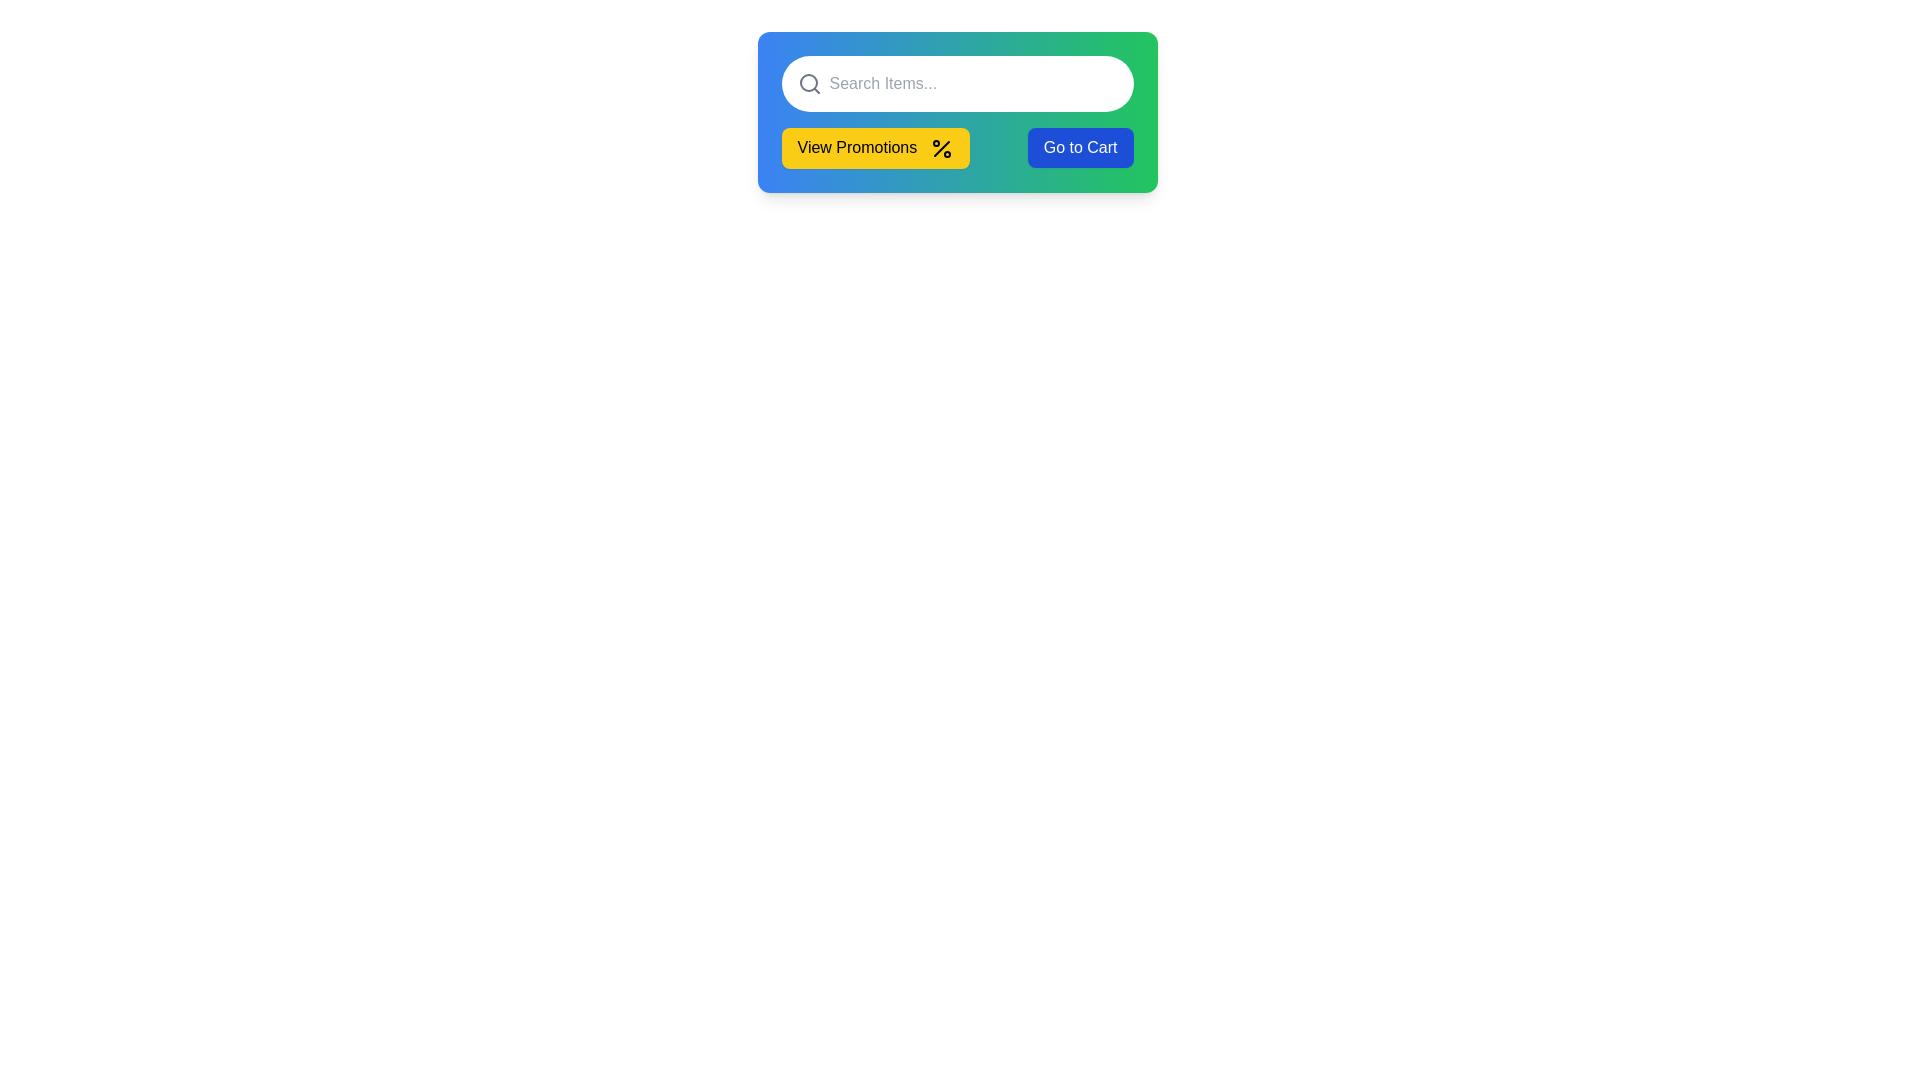 This screenshot has height=1080, width=1920. What do you see at coordinates (808, 82) in the screenshot?
I see `the central circular part of the magnifying glass graphic, which is the Icon component within the search icon located at the left side of the search bar in the navigation area` at bounding box center [808, 82].